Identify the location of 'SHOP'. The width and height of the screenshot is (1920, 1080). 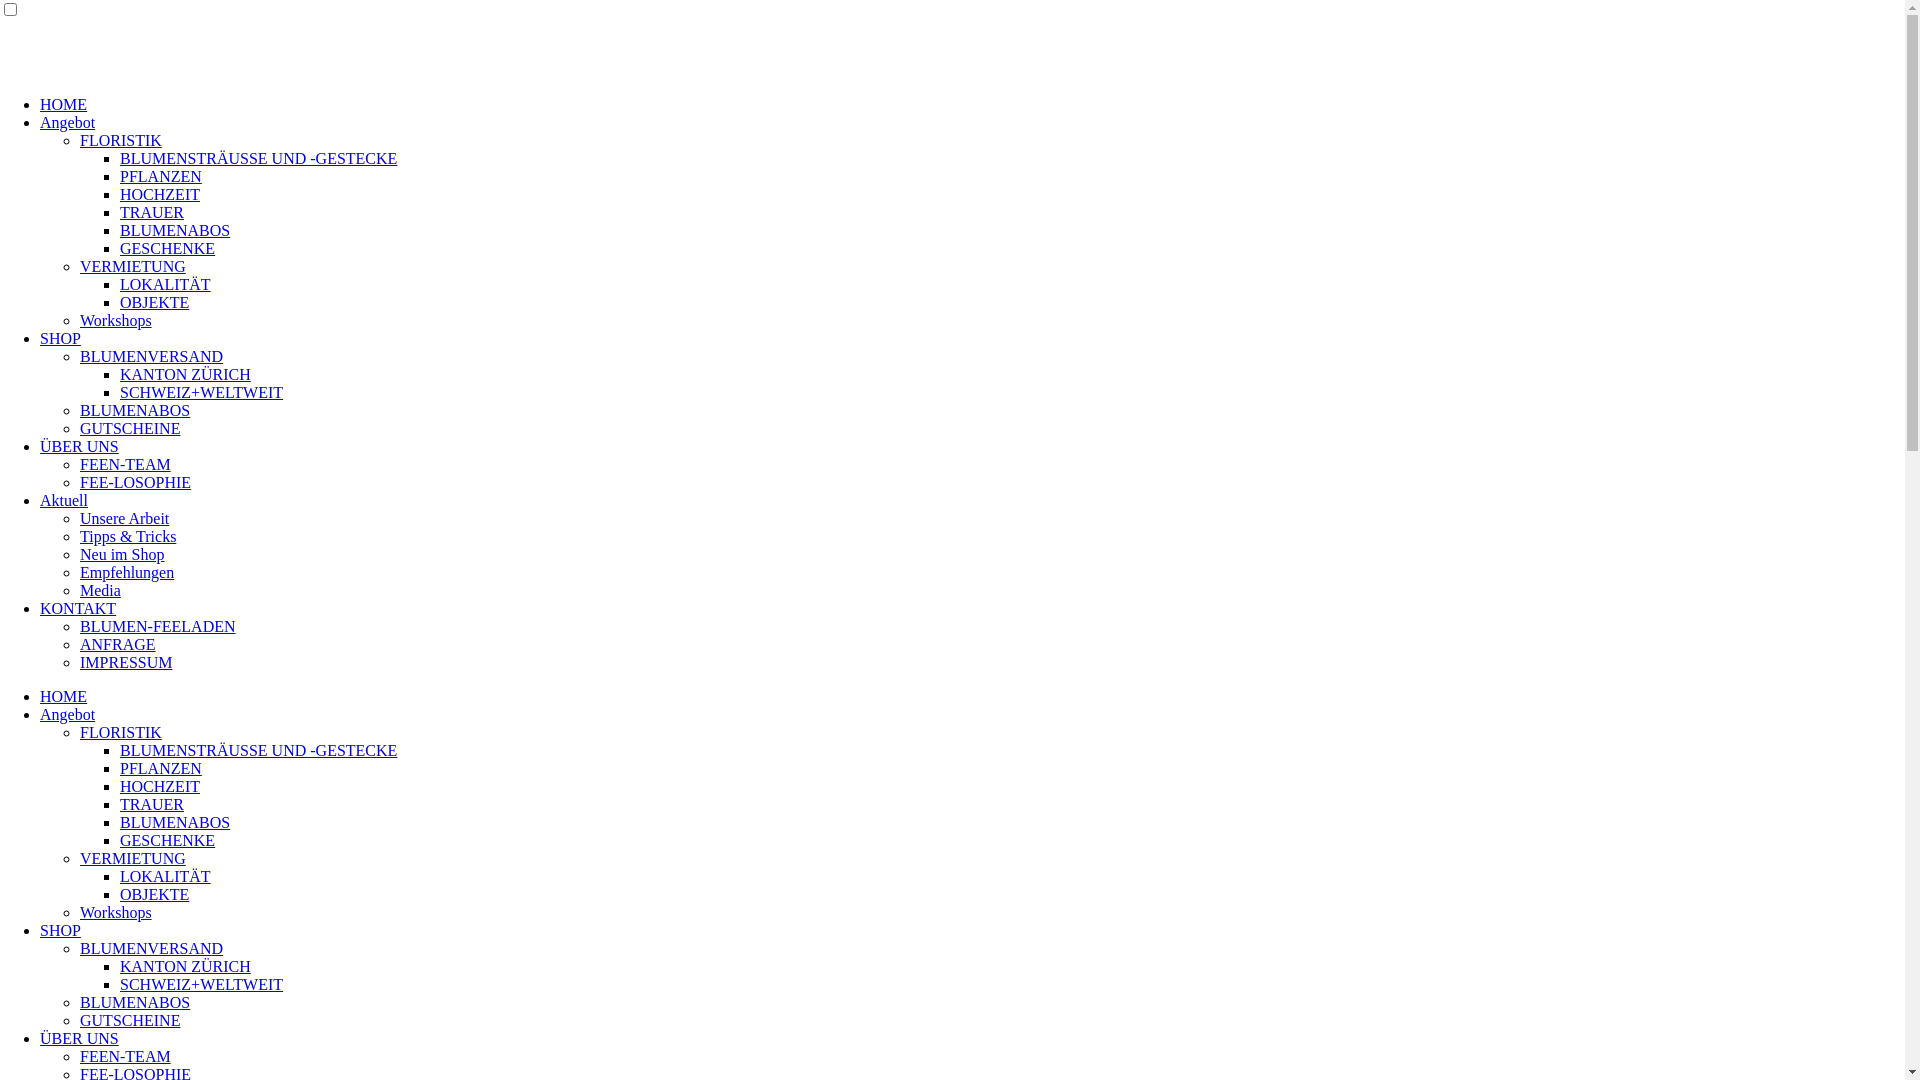
(60, 930).